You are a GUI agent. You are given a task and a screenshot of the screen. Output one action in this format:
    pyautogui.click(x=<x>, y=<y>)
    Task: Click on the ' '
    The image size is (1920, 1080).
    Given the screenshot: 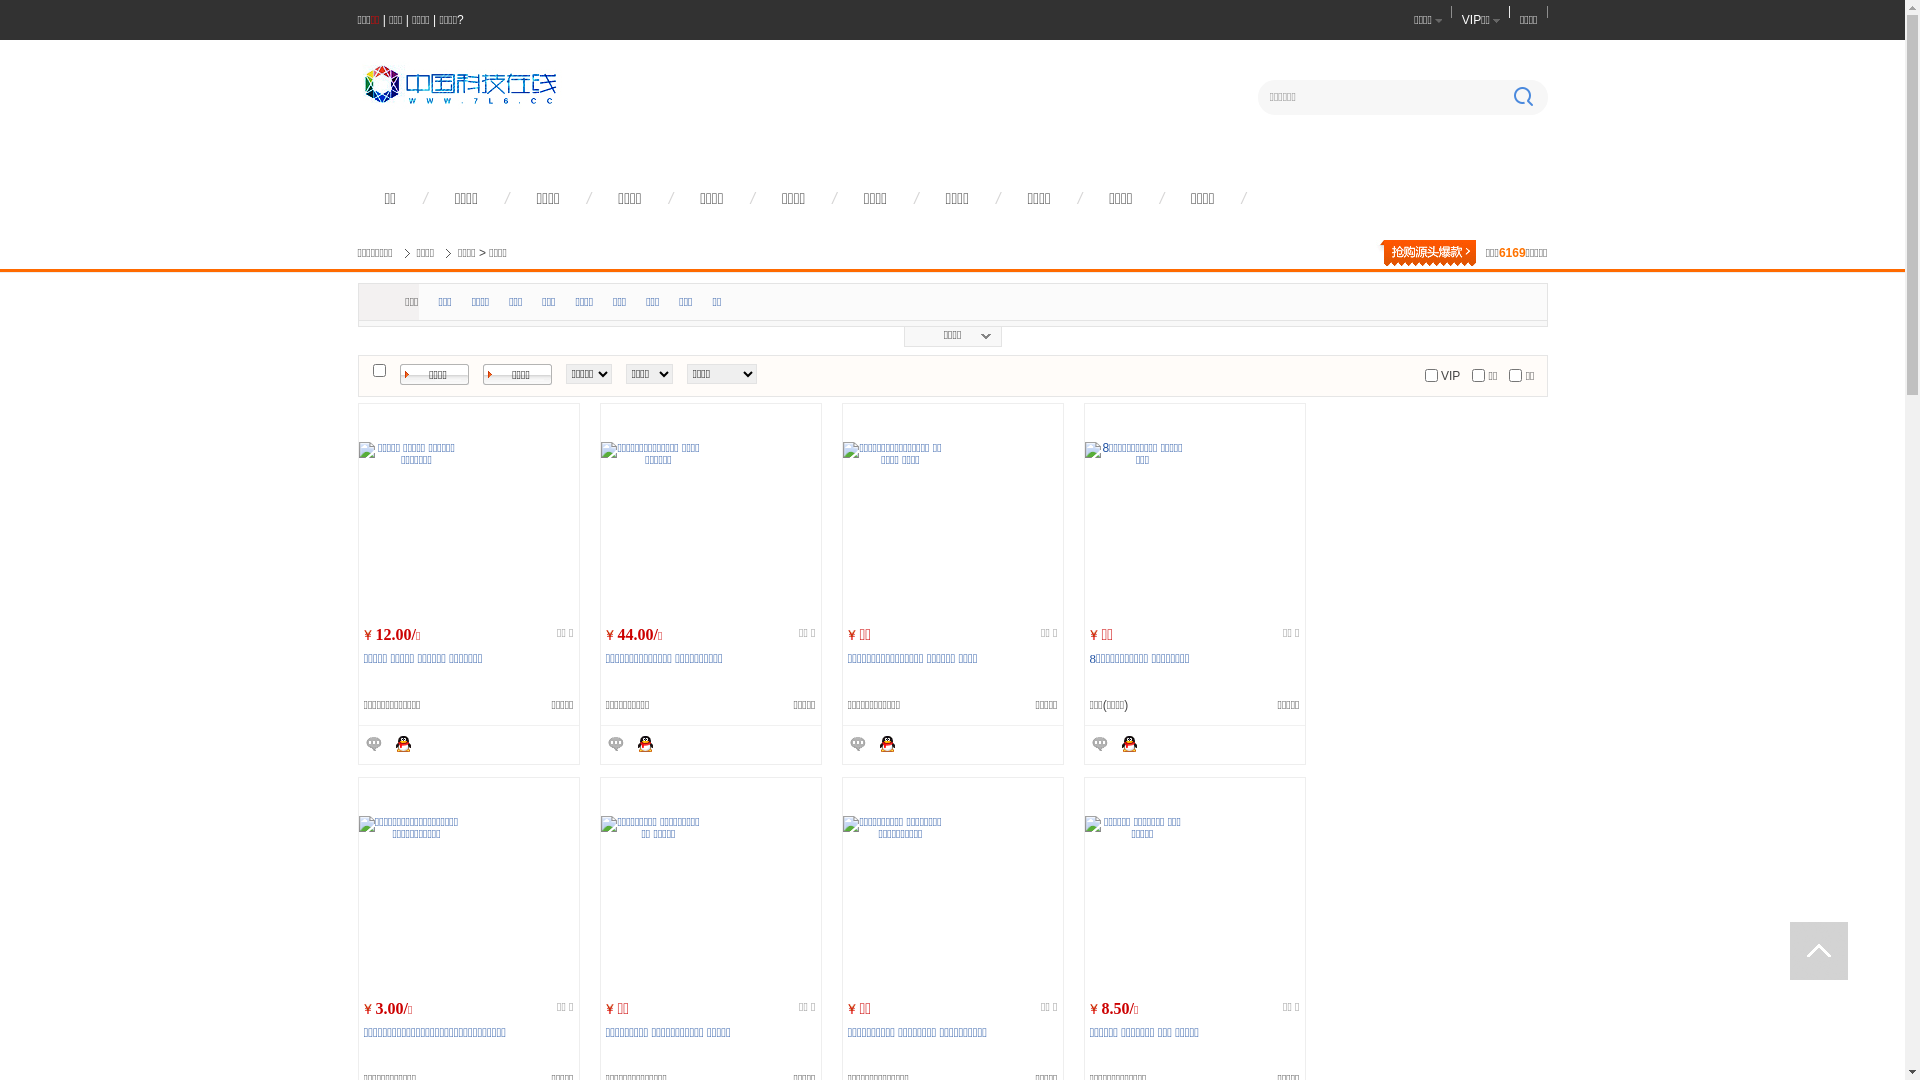 What is the action you would take?
    pyautogui.click(x=1819, y=950)
    